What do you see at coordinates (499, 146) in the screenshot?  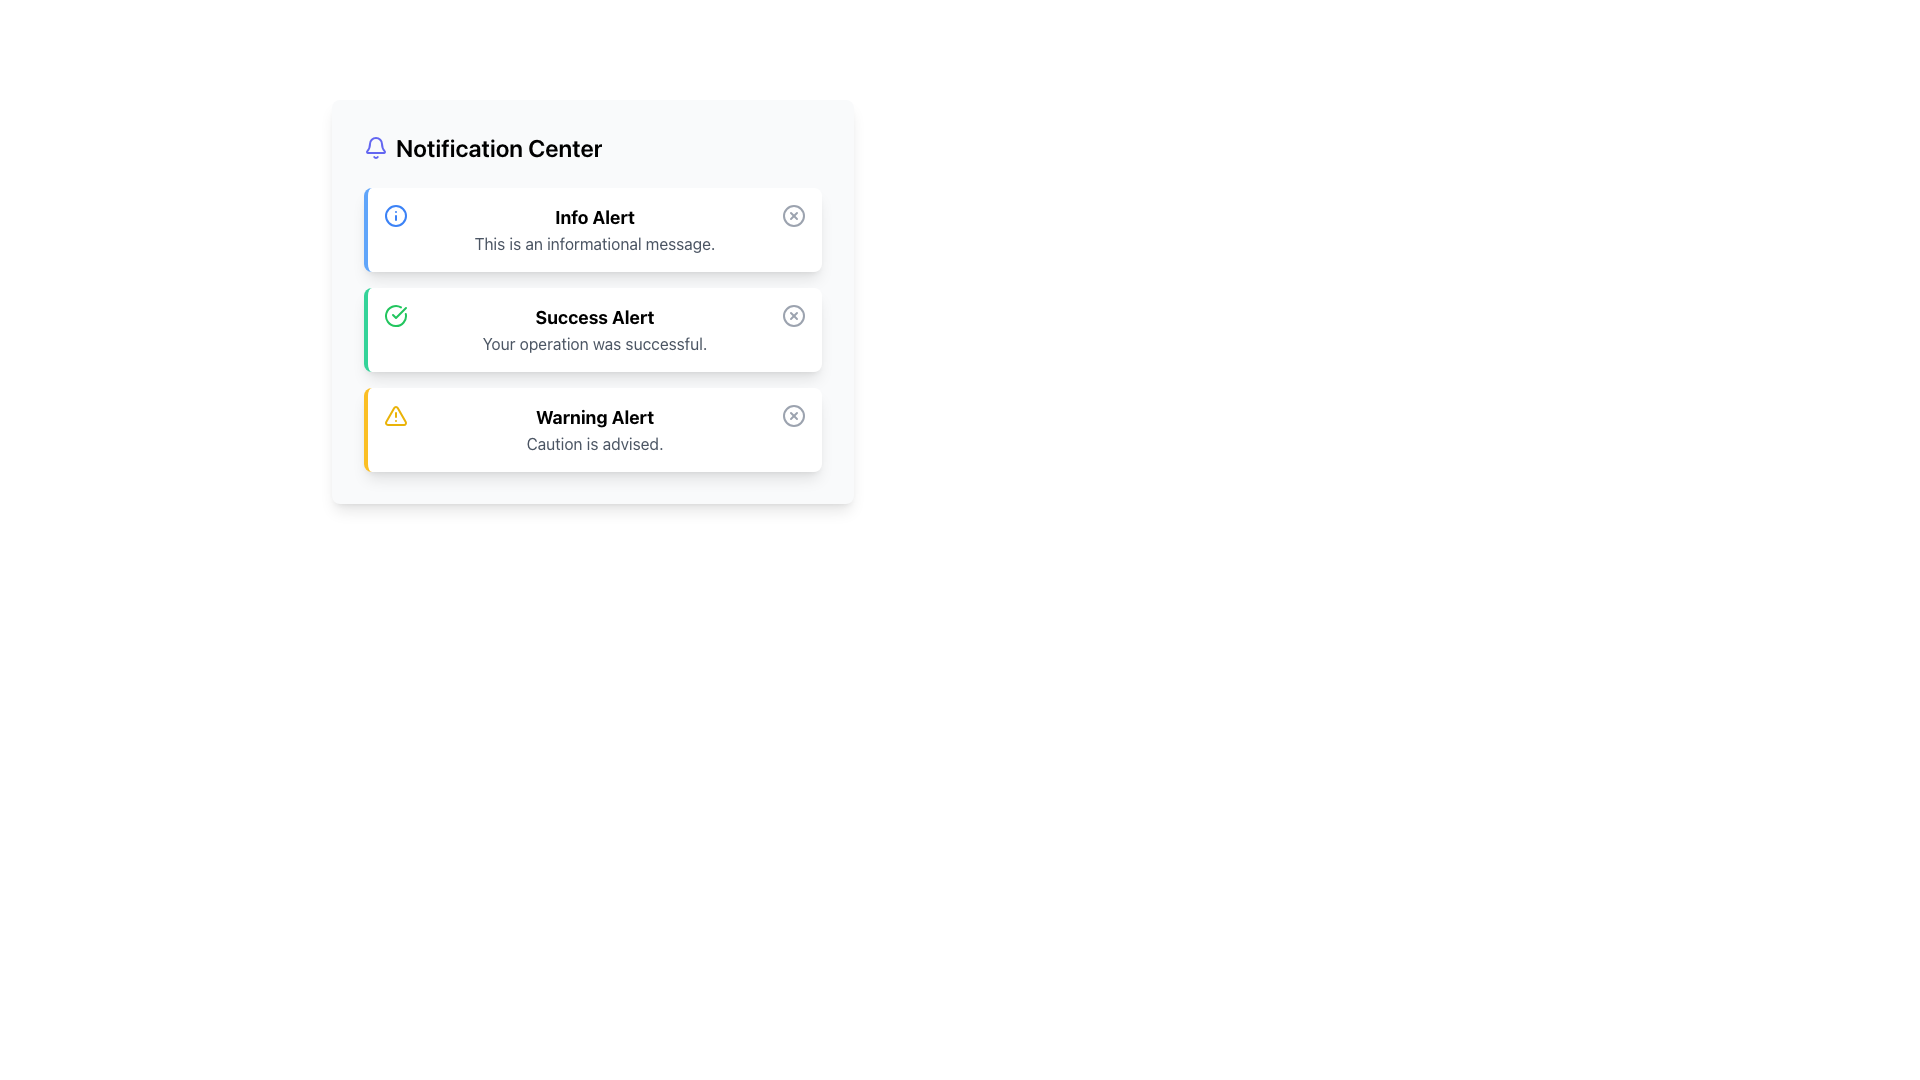 I see `text displayed in the bold, large font labeled 'Notification Center', which is positioned at the top of the notification panel to the right of the bell icon` at bounding box center [499, 146].